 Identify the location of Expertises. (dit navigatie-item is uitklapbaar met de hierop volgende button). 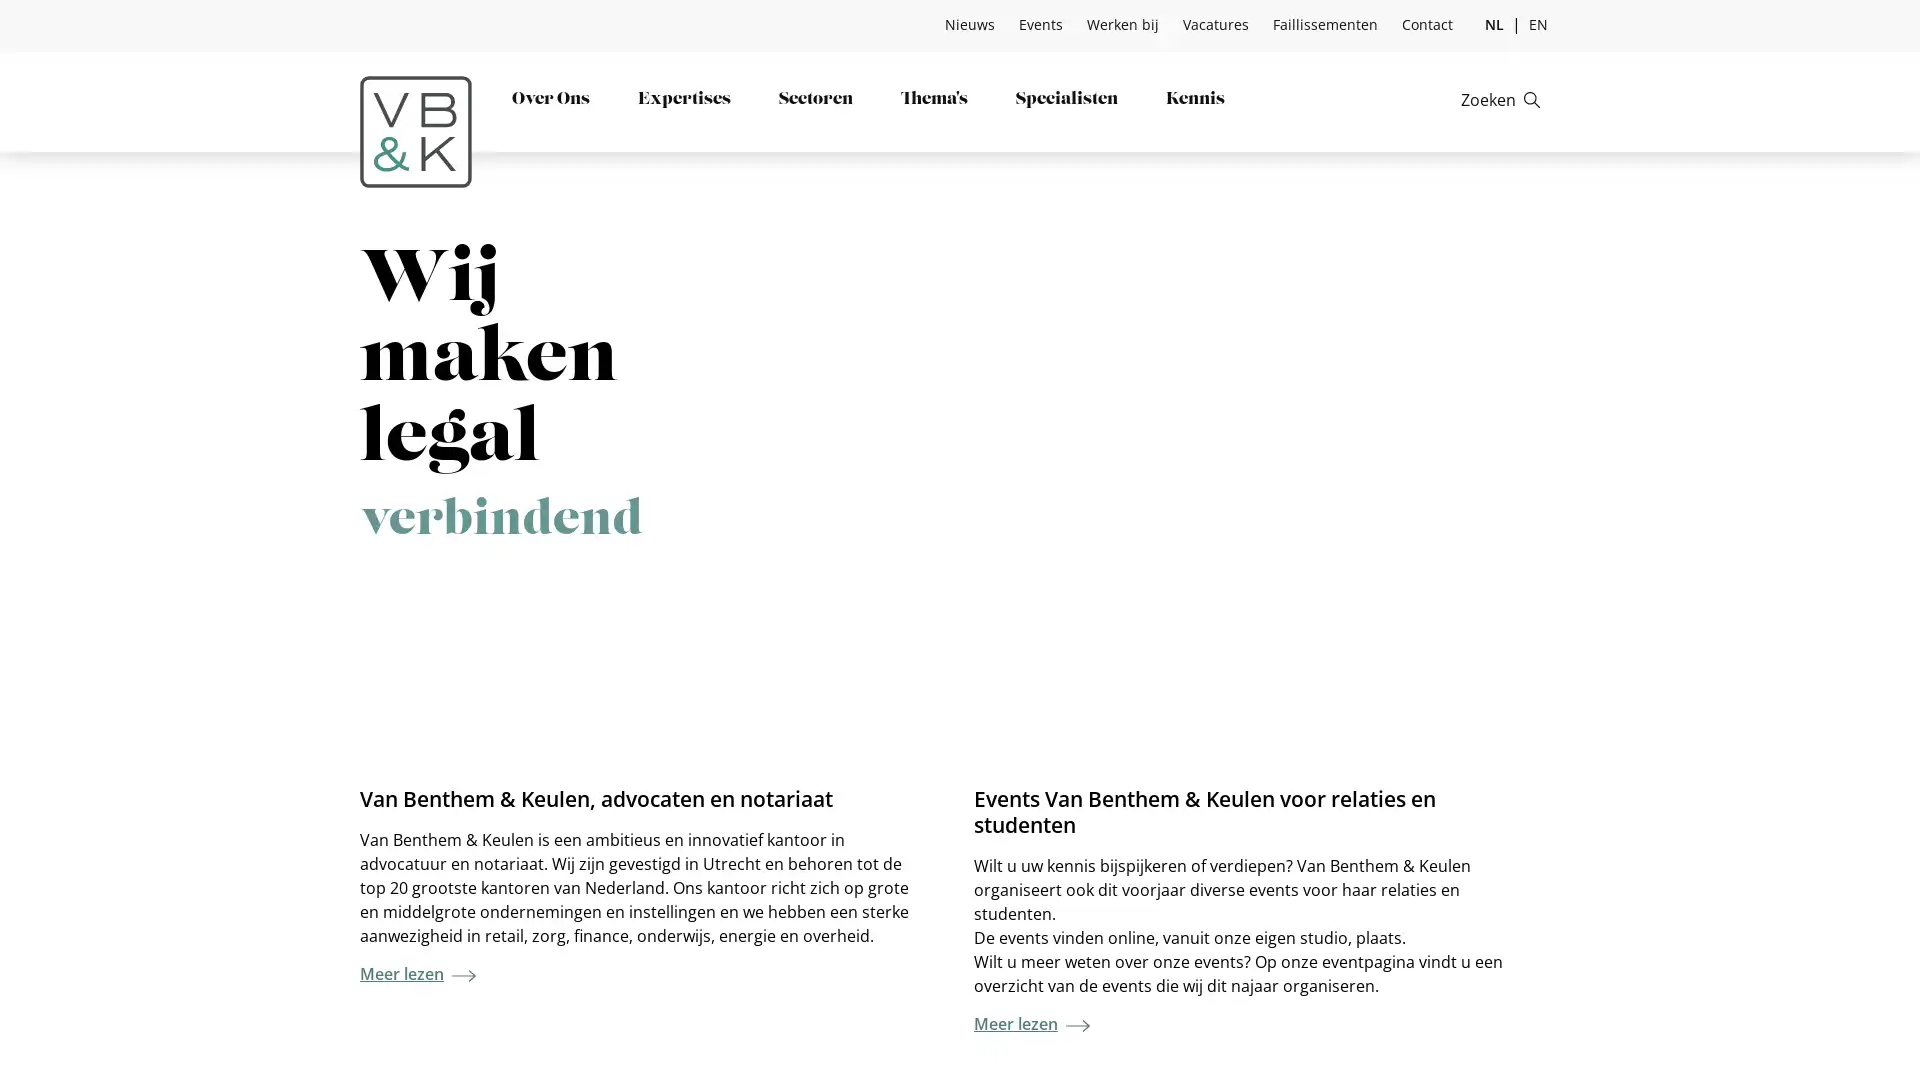
(684, 100).